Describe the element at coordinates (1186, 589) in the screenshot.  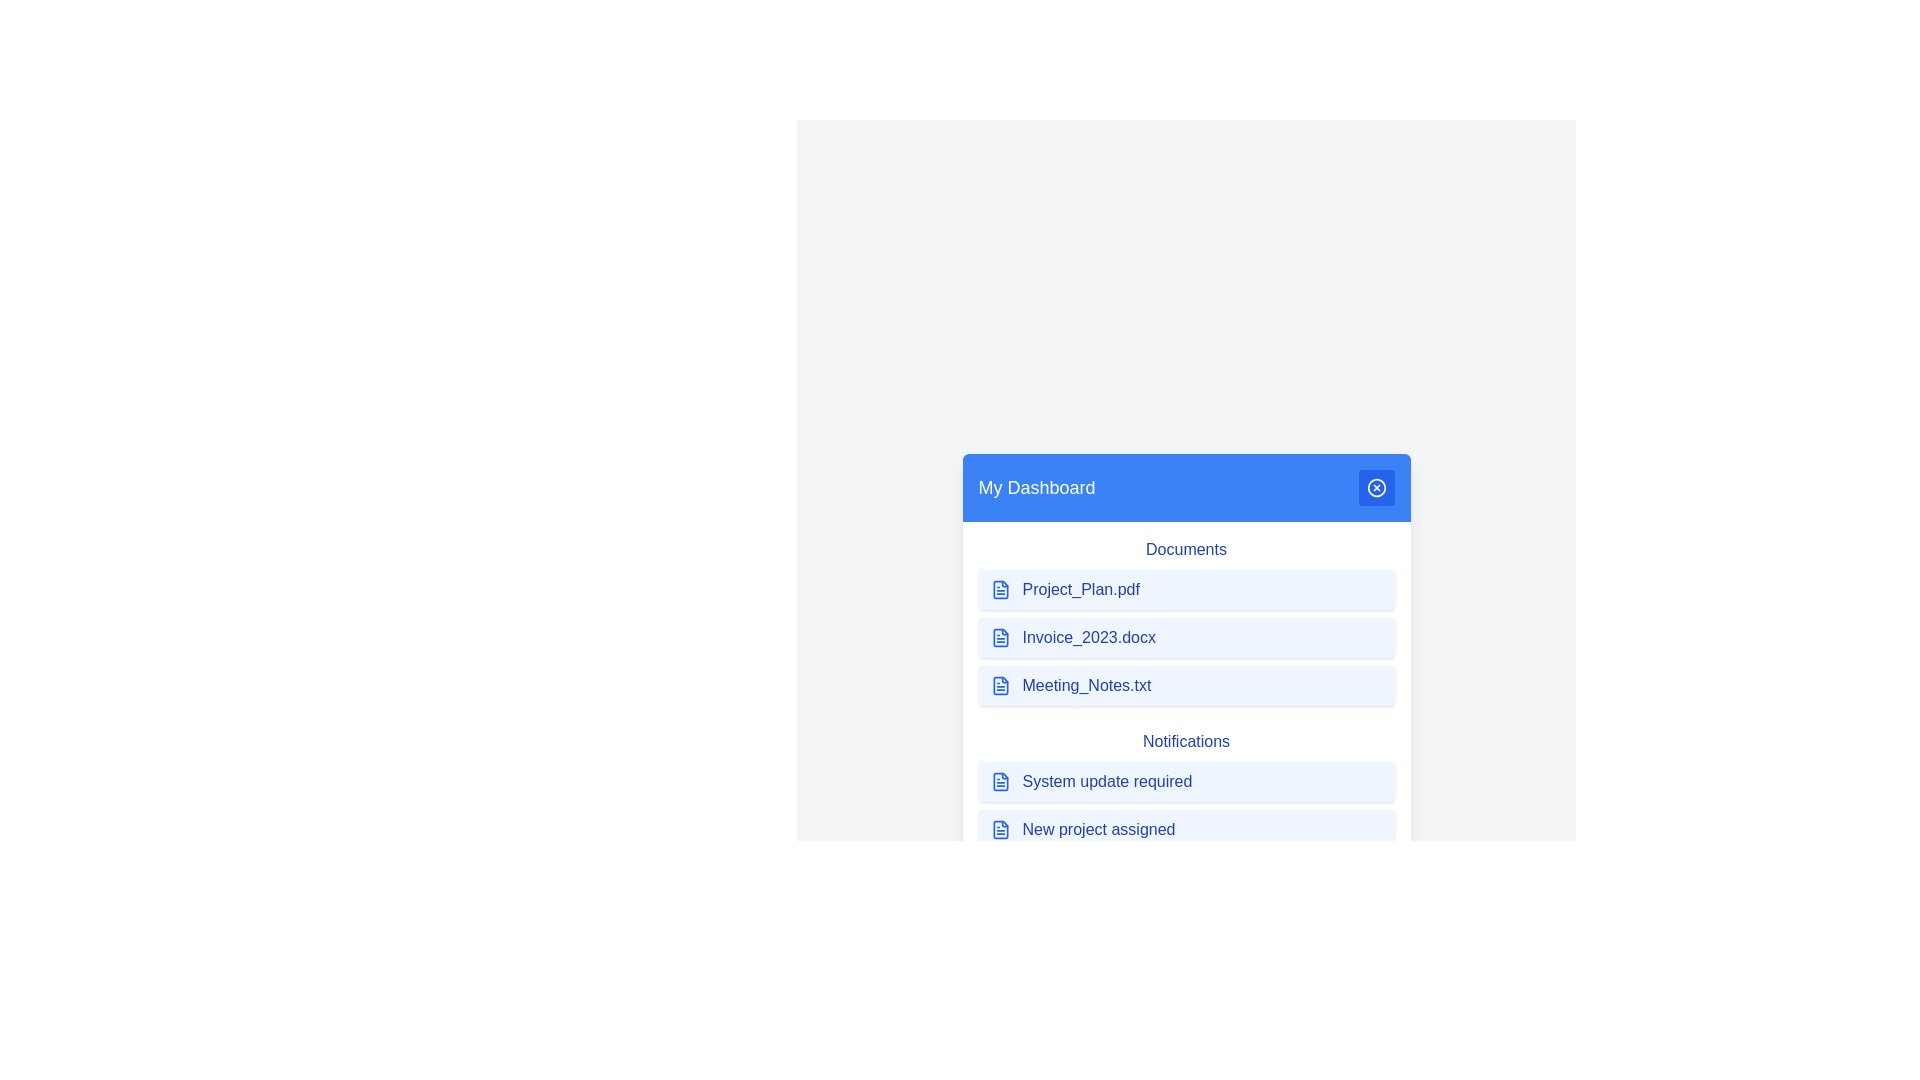
I see `the item Project_Plan.pdf from the menu` at that location.